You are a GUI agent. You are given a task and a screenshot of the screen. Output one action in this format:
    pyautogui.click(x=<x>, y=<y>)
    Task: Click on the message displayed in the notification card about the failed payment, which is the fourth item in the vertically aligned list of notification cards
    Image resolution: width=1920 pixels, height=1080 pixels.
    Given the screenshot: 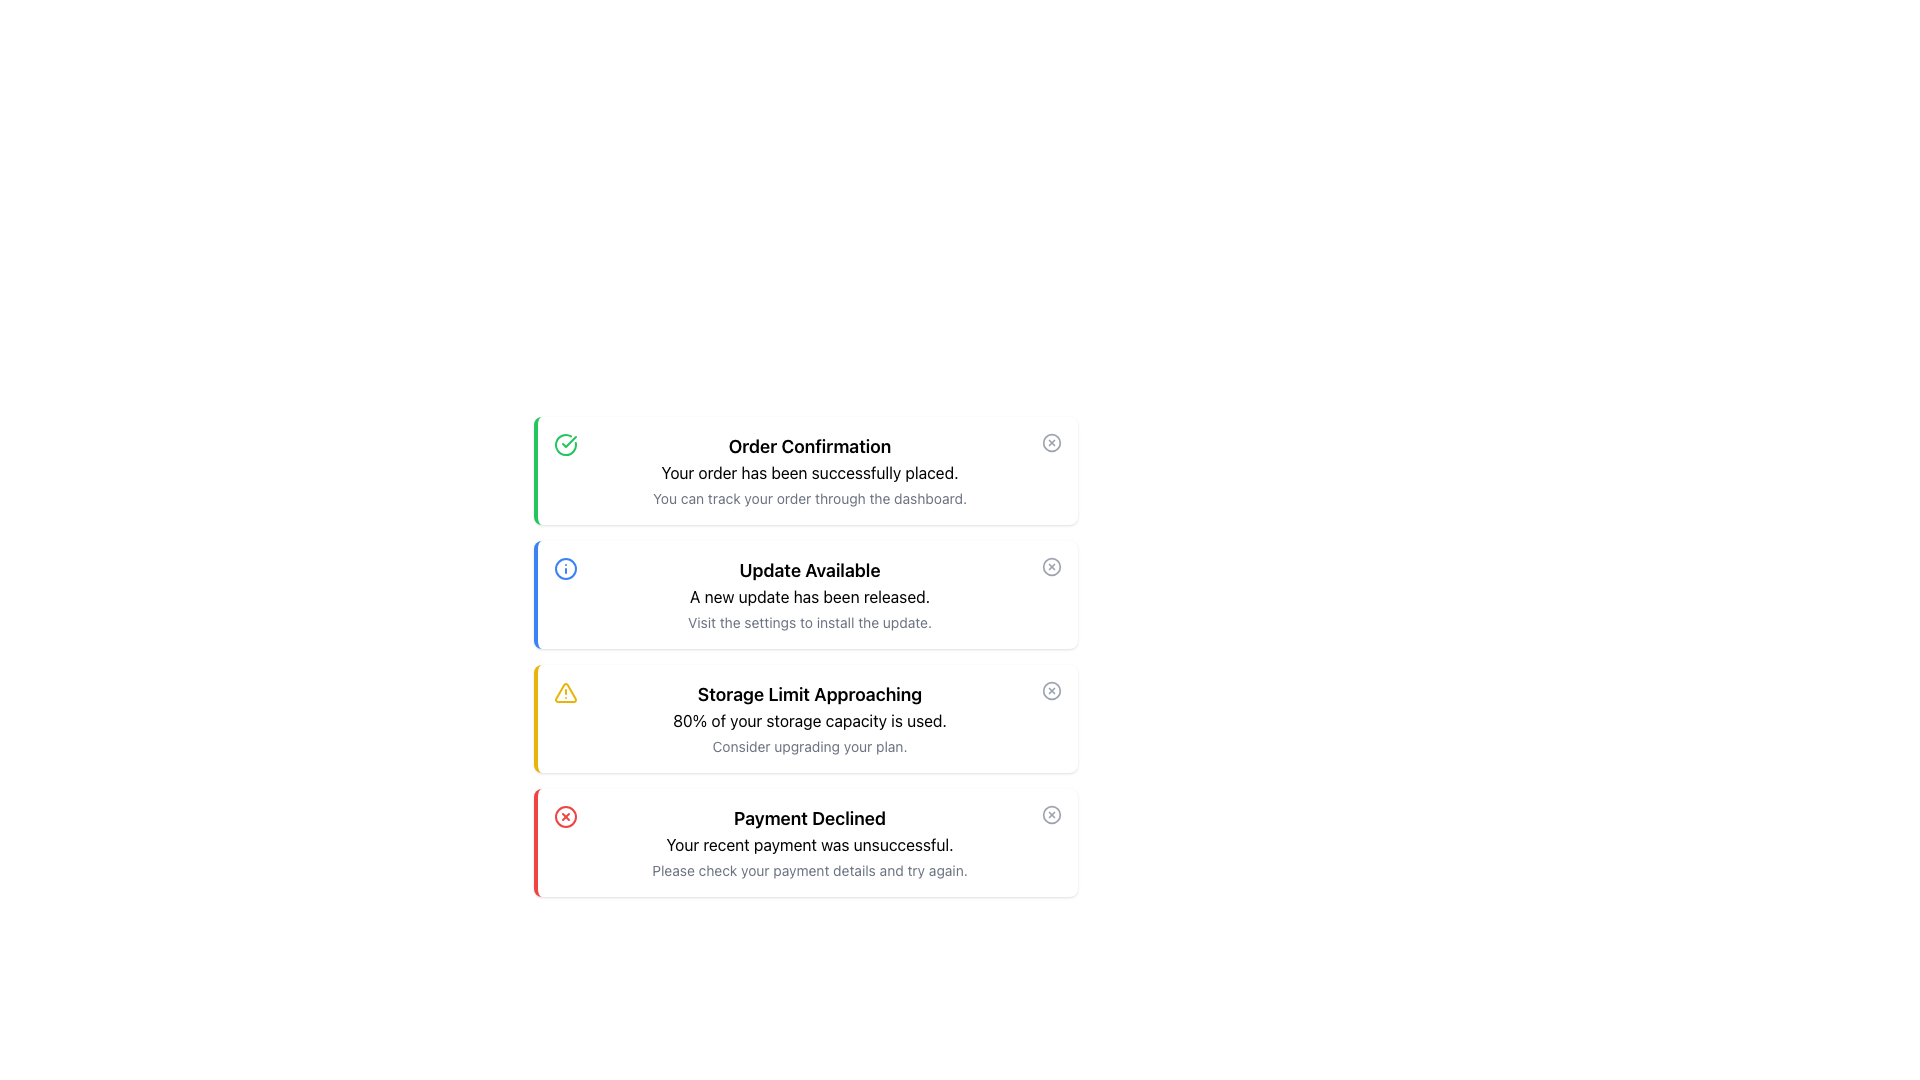 What is the action you would take?
    pyautogui.click(x=810, y=843)
    